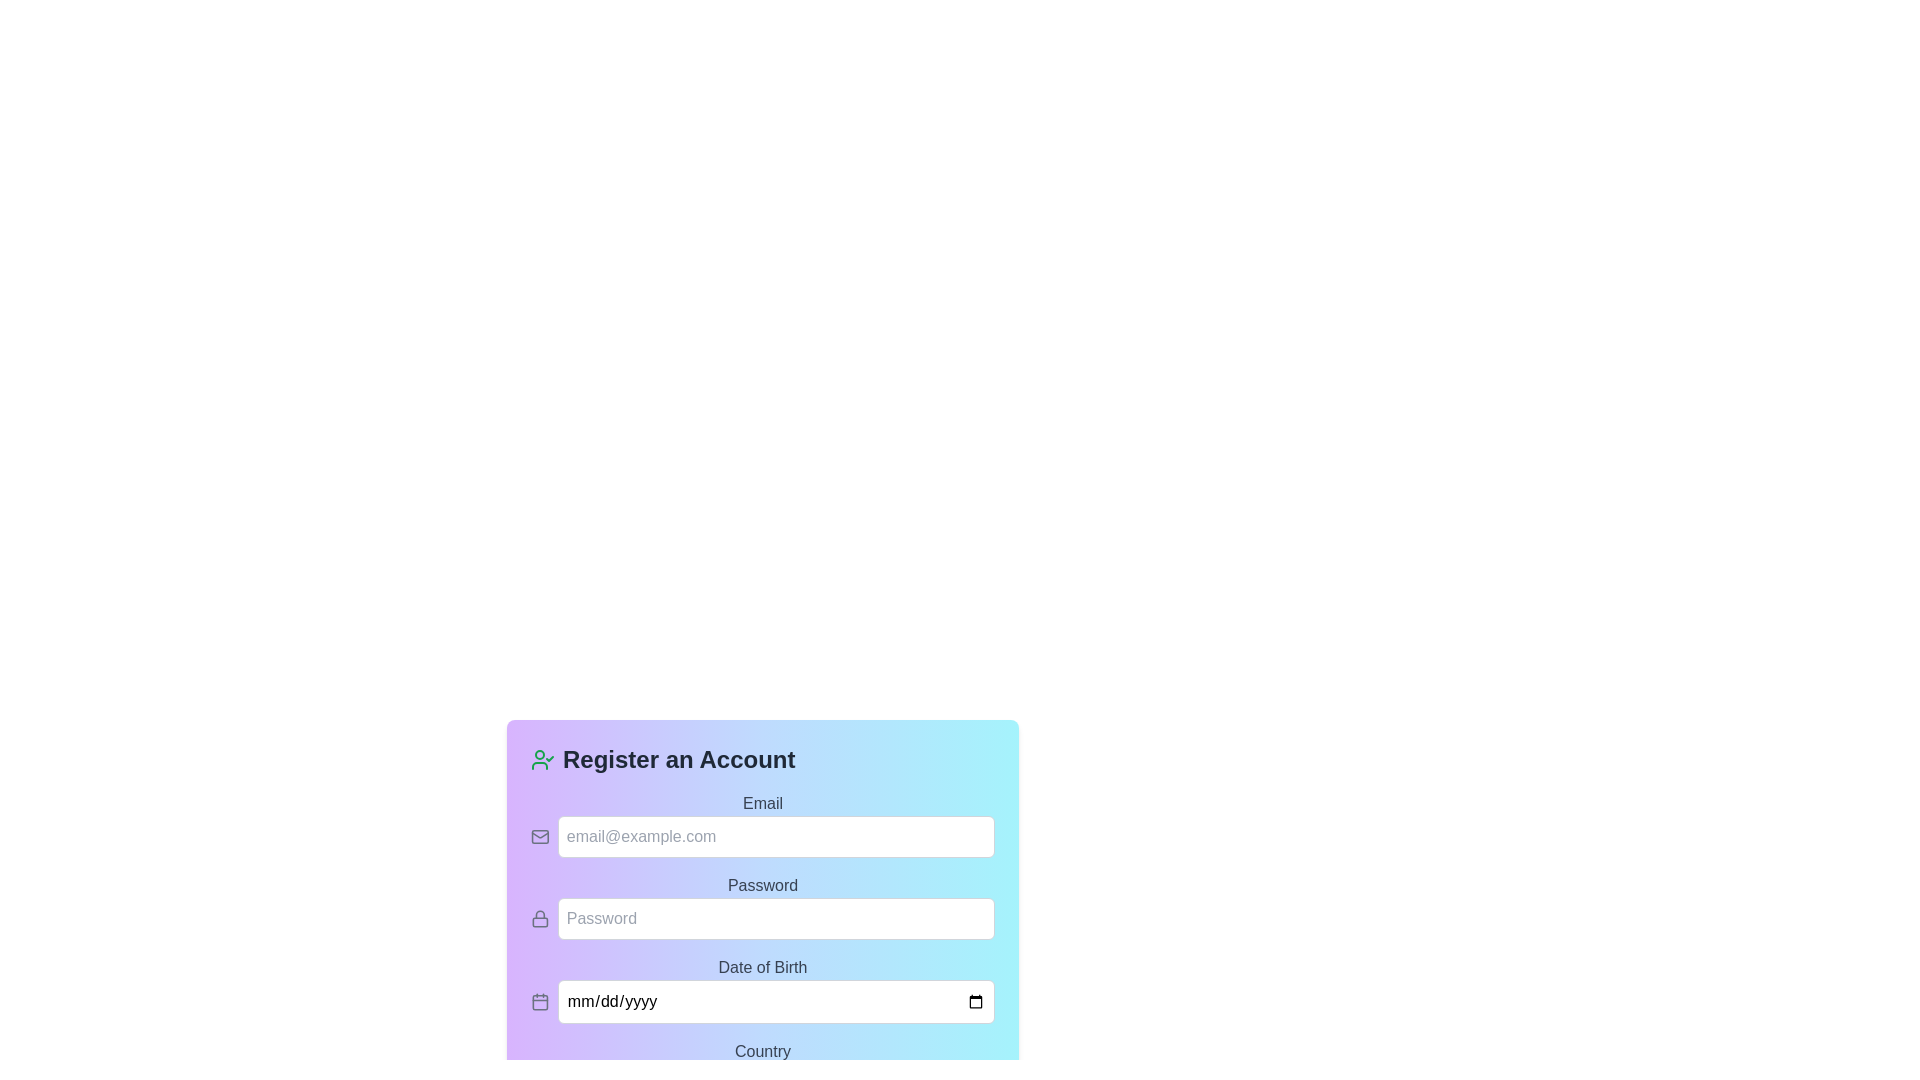 The width and height of the screenshot is (1920, 1080). I want to click on the email input icon that indicates the expected input type for an email address, located to the left of the email address input field, so click(540, 837).